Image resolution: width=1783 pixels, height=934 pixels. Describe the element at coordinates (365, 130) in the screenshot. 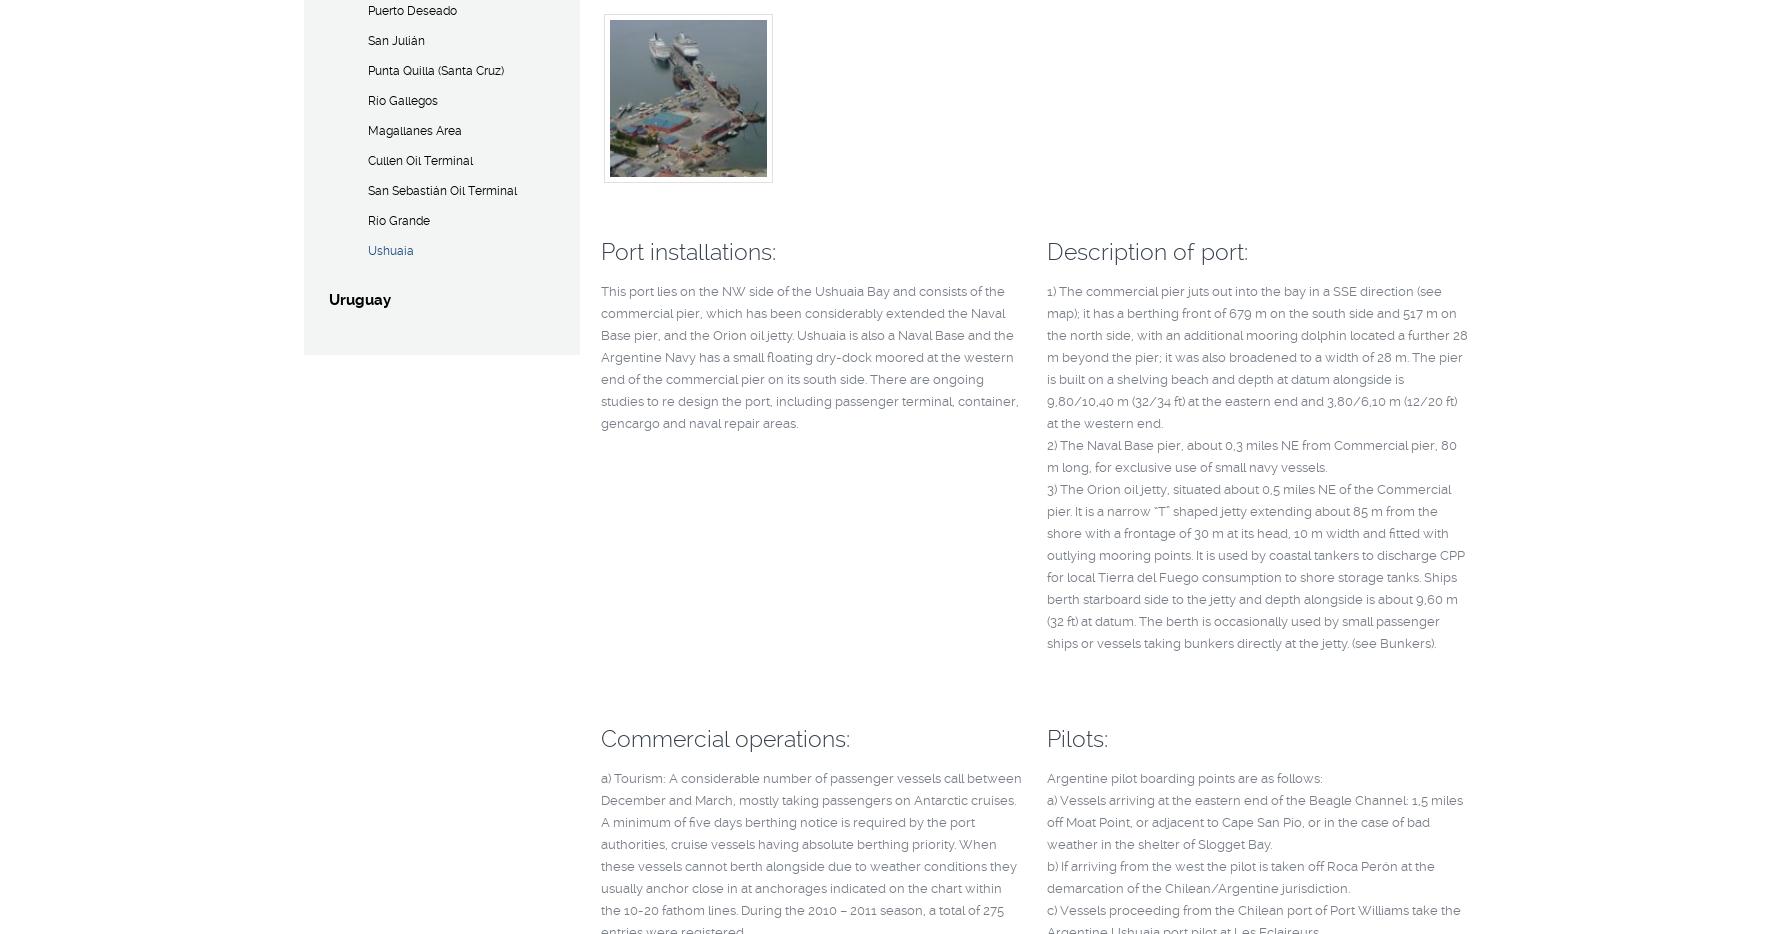

I see `'Magallanes Area'` at that location.